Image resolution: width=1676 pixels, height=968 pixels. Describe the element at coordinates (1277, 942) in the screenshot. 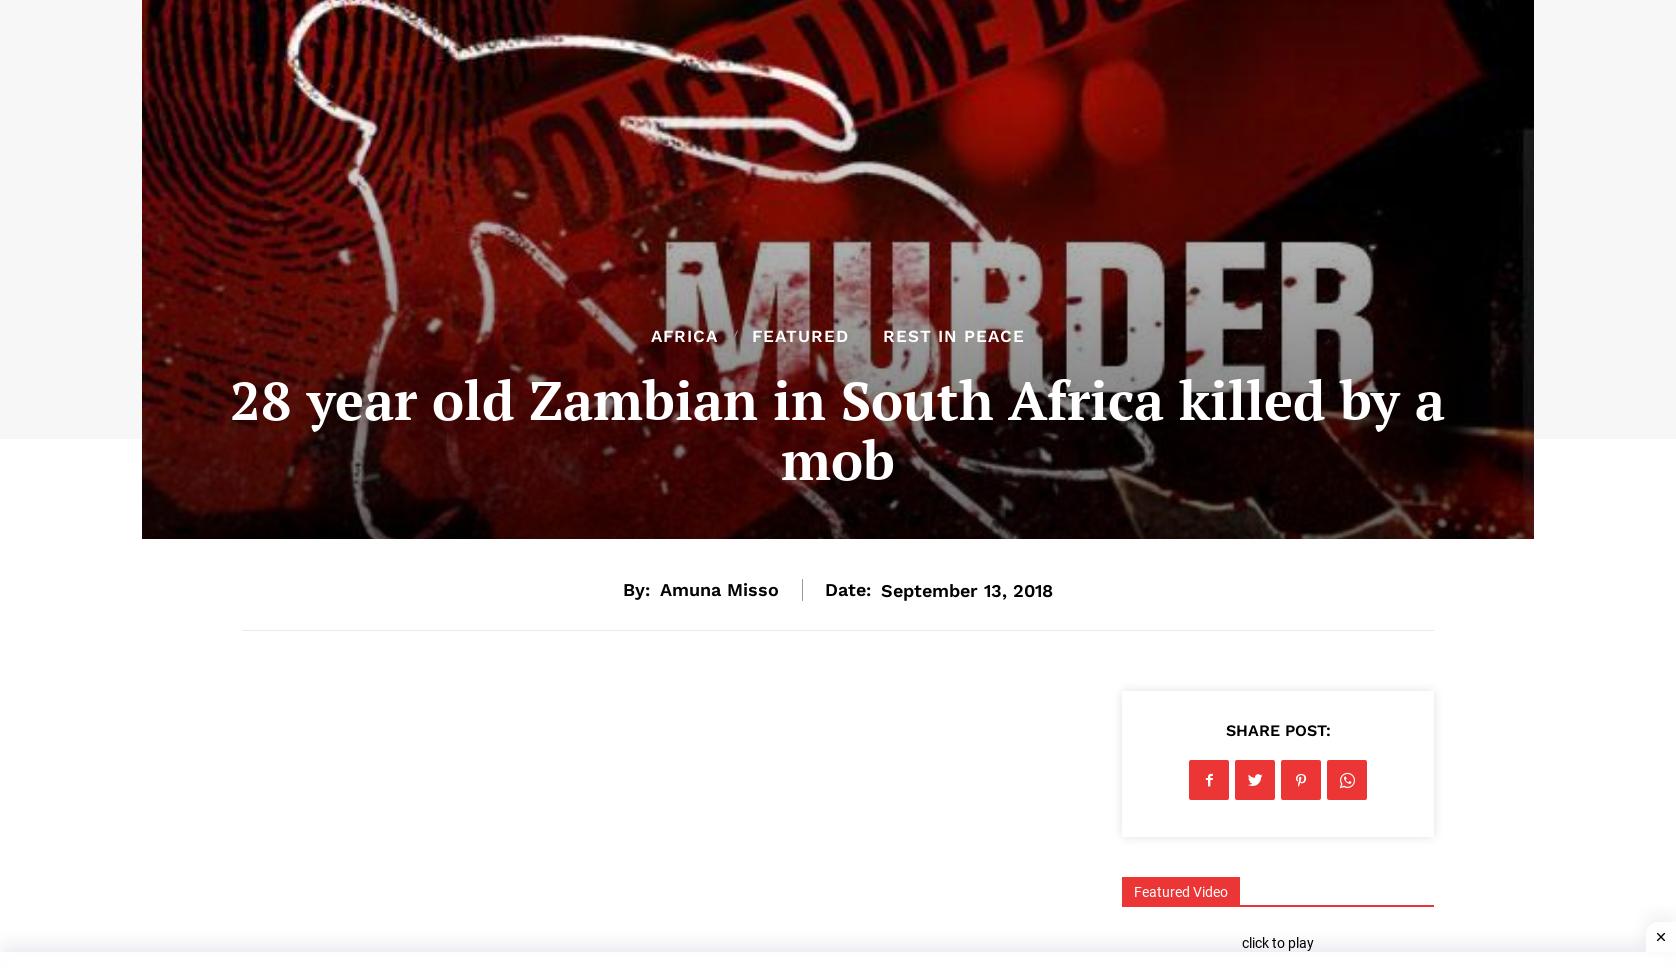

I see `'click to play'` at that location.